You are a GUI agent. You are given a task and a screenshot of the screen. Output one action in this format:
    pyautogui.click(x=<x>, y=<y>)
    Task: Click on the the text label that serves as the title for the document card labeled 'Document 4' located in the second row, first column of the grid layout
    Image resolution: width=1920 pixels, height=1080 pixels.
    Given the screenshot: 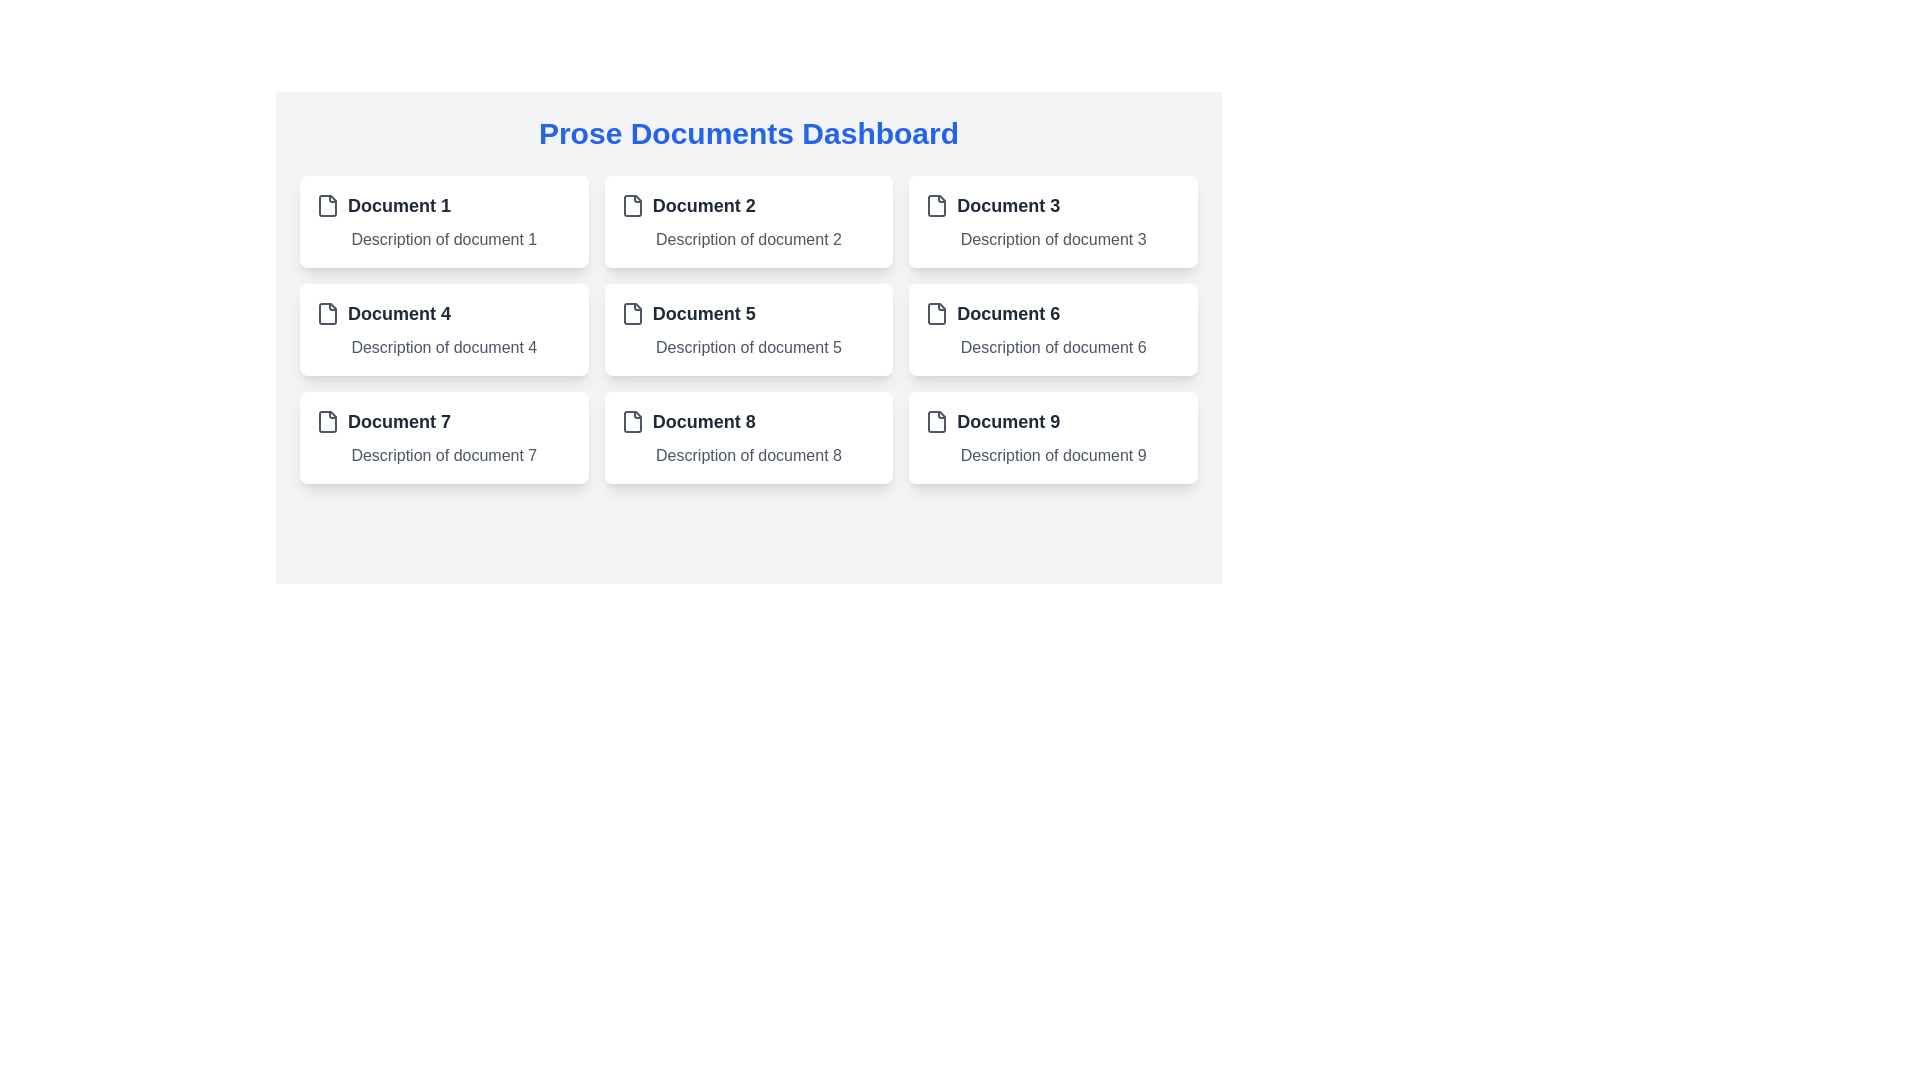 What is the action you would take?
    pyautogui.click(x=443, y=313)
    